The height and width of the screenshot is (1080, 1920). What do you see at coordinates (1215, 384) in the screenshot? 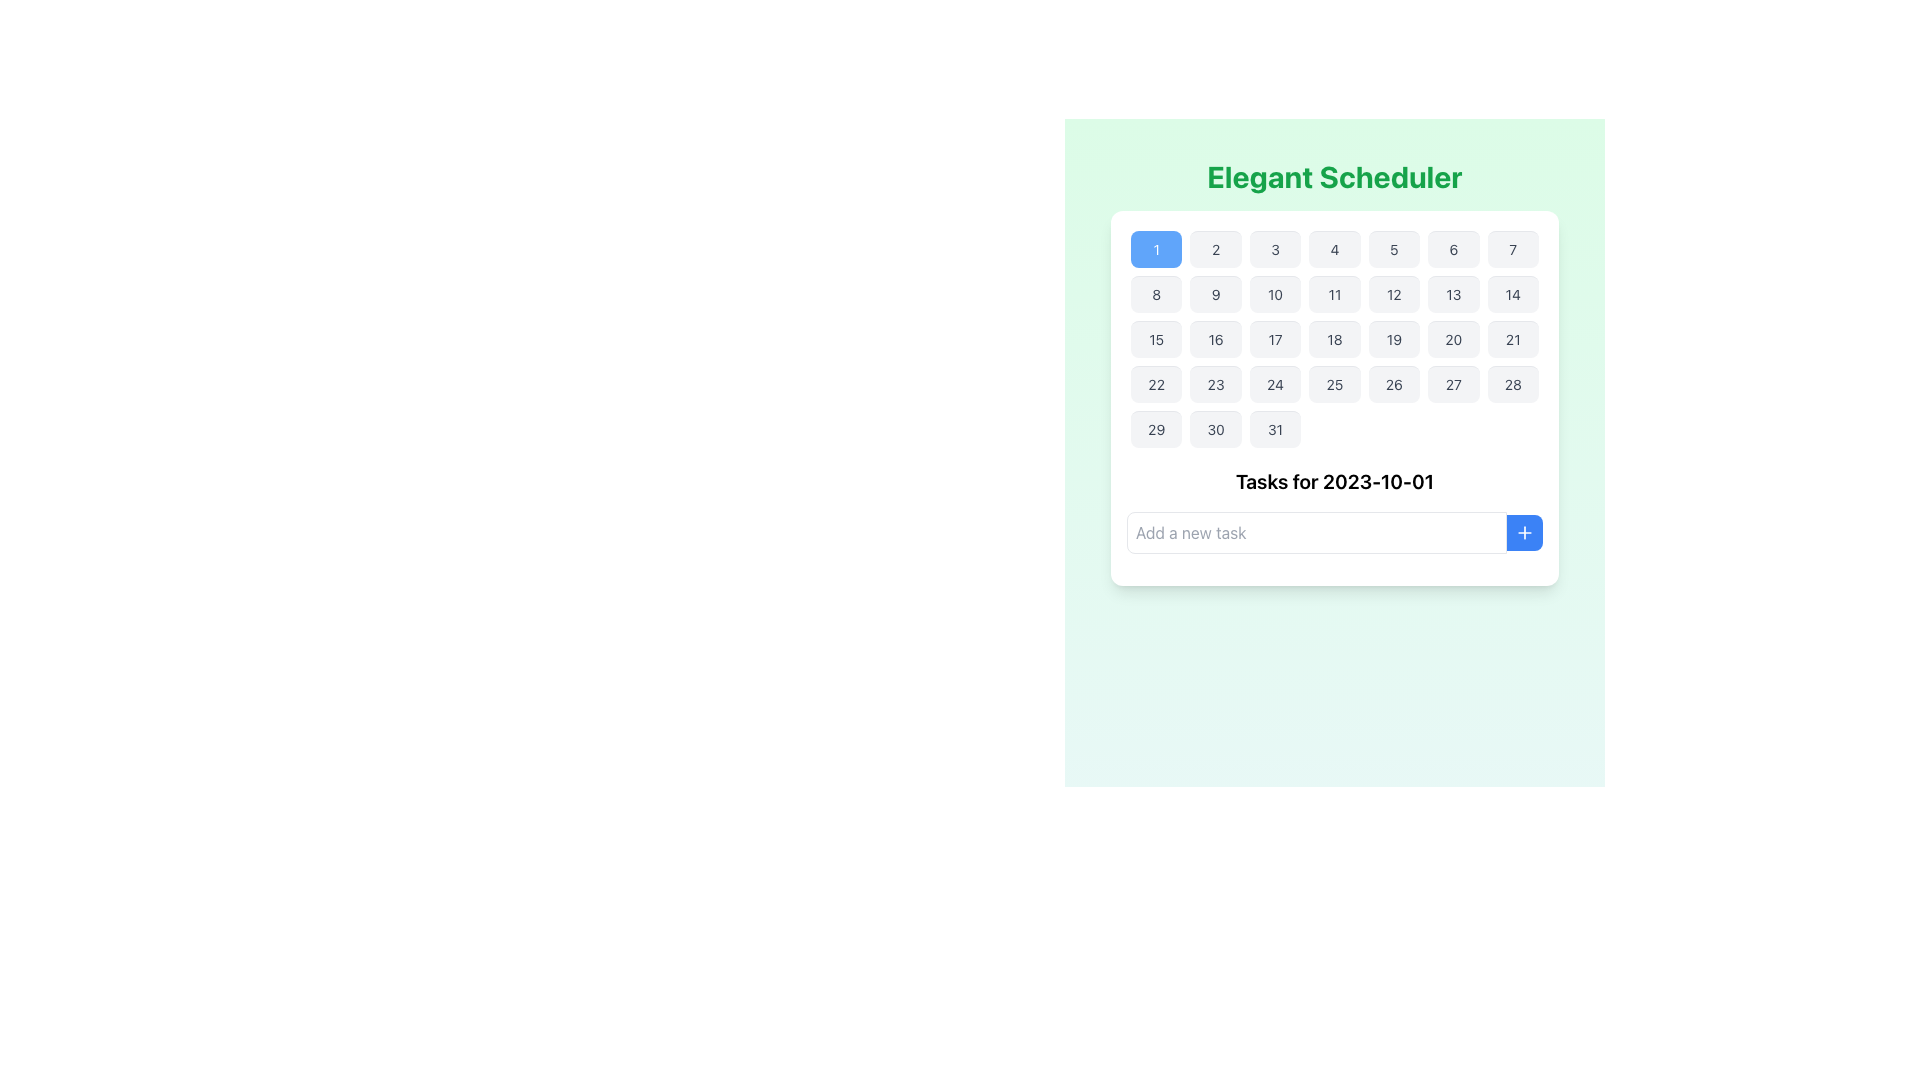
I see `the button representing the '23' date in the calendar view` at bounding box center [1215, 384].